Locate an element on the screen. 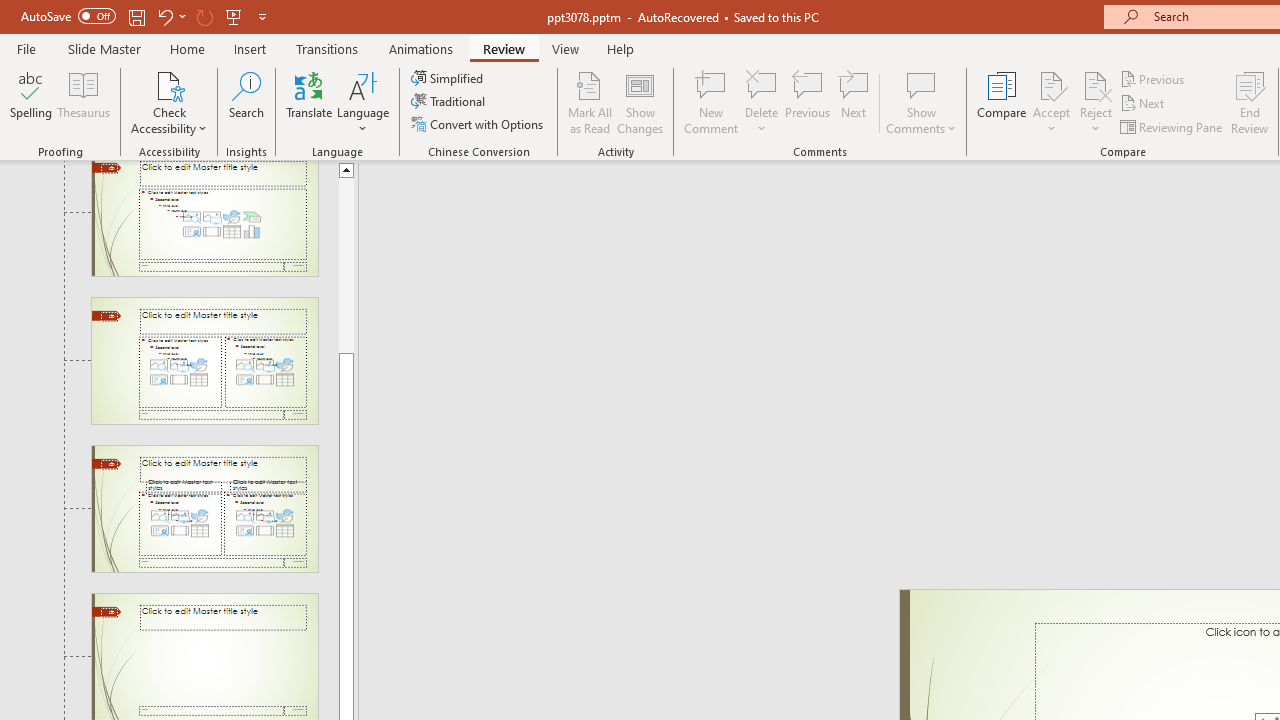 This screenshot has width=1280, height=720. 'Slide Comparison Layout: used by no slides' is located at coordinates (204, 507).